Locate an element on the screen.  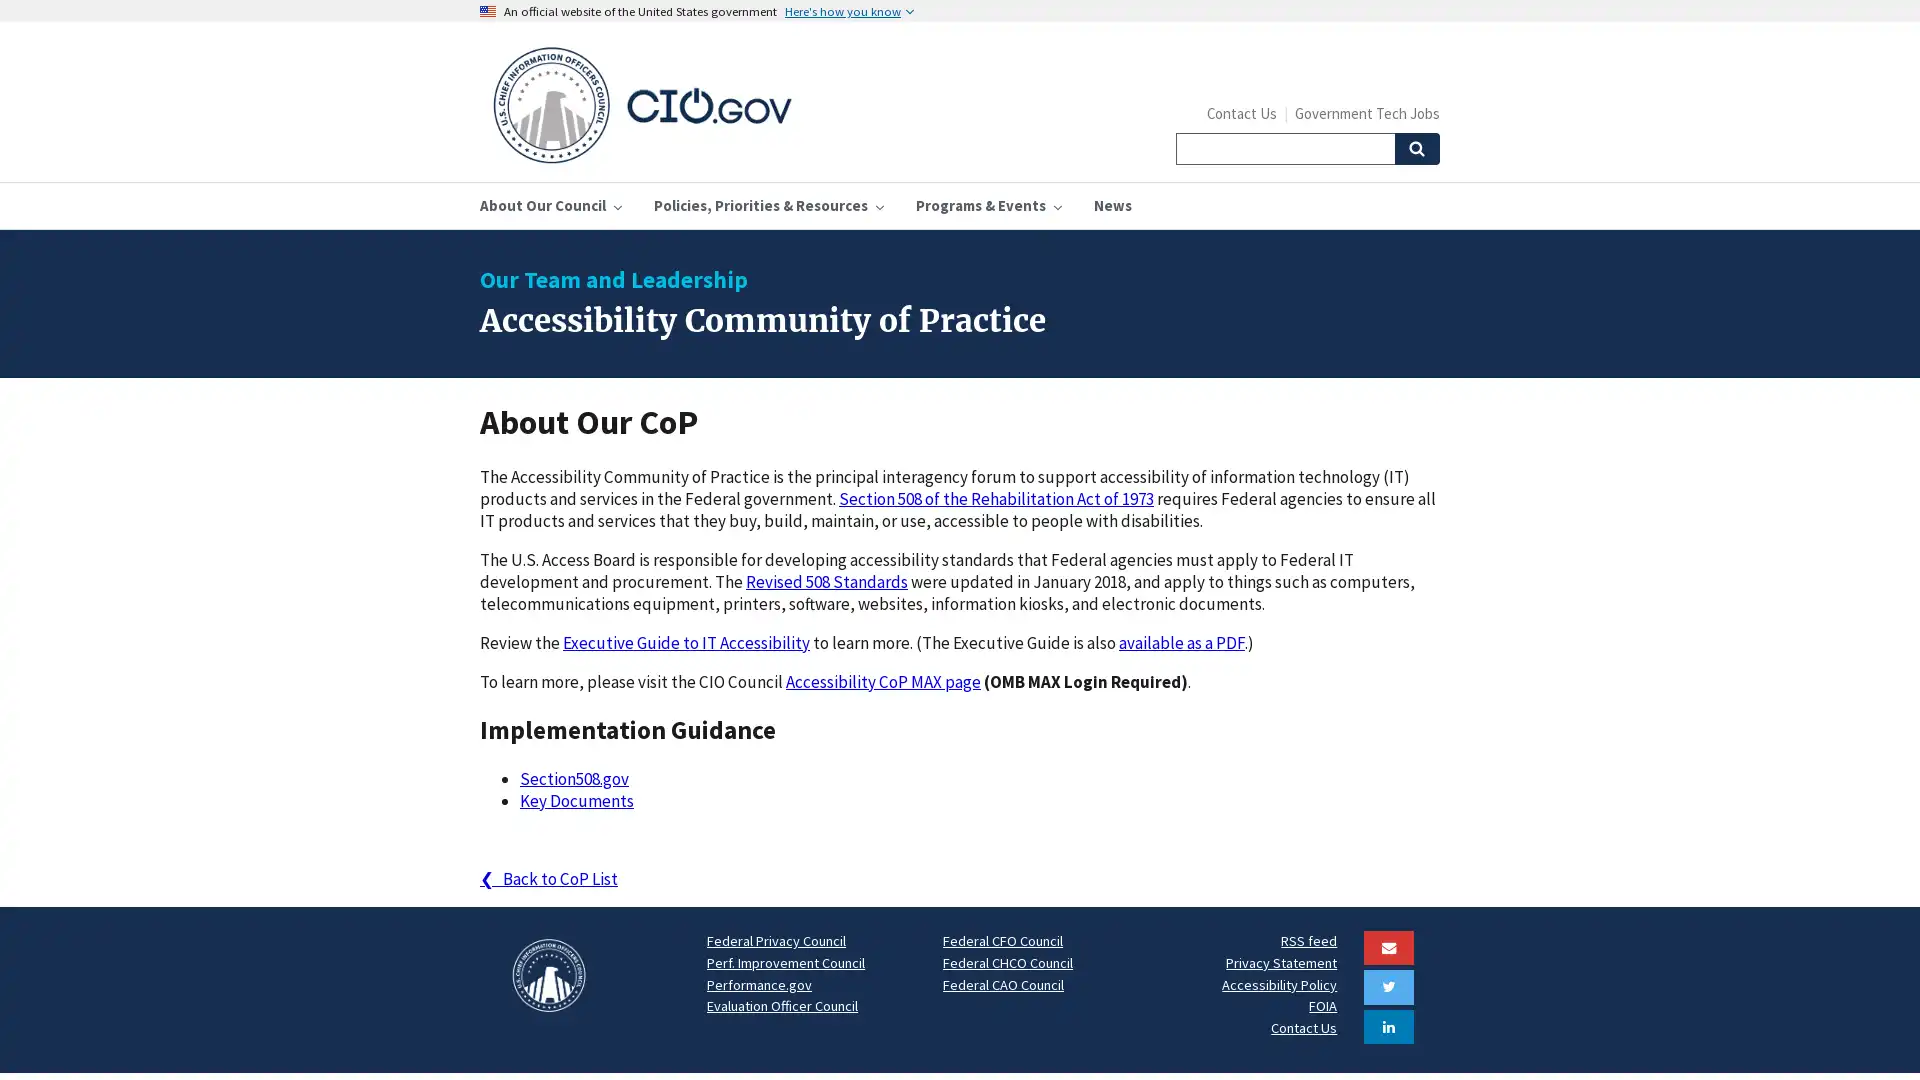
Search is located at coordinates (1415, 148).